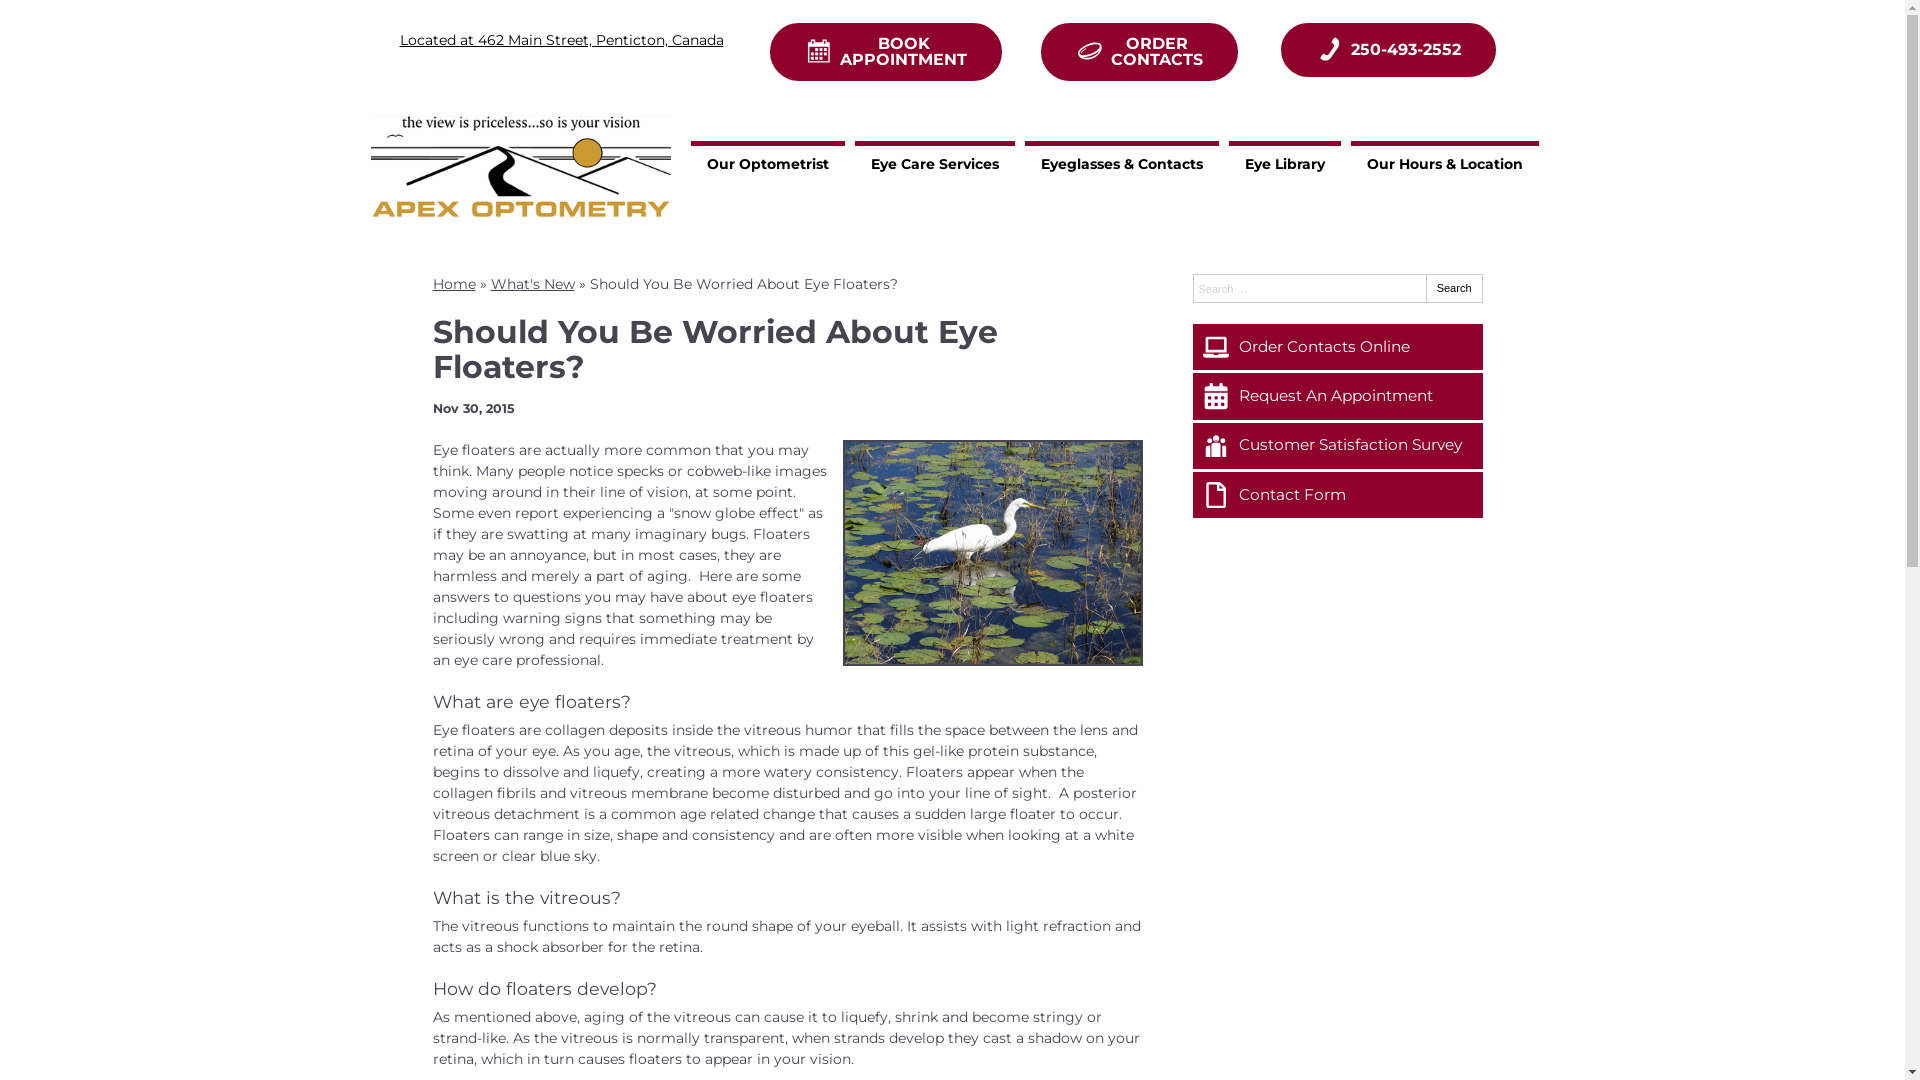 This screenshot has height=1080, width=1920. Describe the element at coordinates (560, 39) in the screenshot. I see `'Located at 462 Main Street, Penticton, Canada'` at that location.